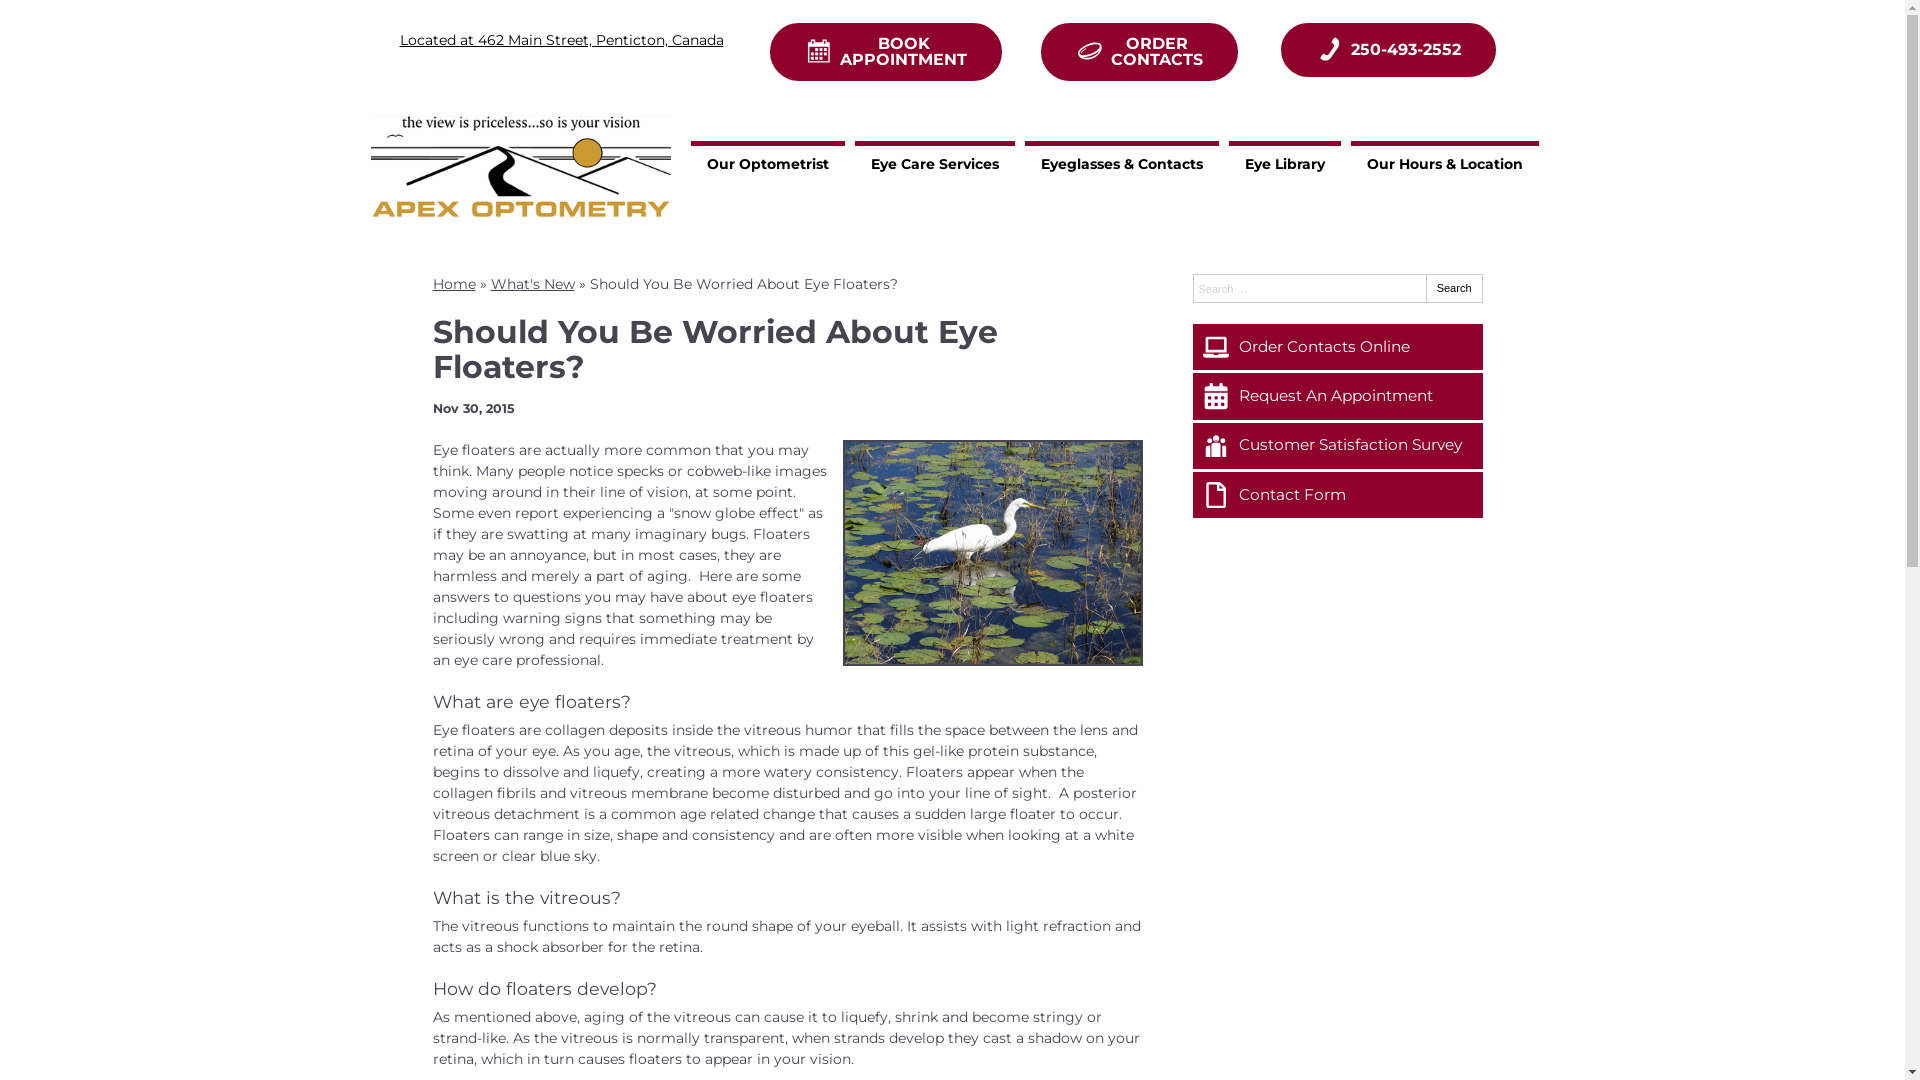 This screenshot has height=1080, width=1920. Describe the element at coordinates (560, 39) in the screenshot. I see `'Located at 462 Main Street, Penticton, Canada'` at that location.